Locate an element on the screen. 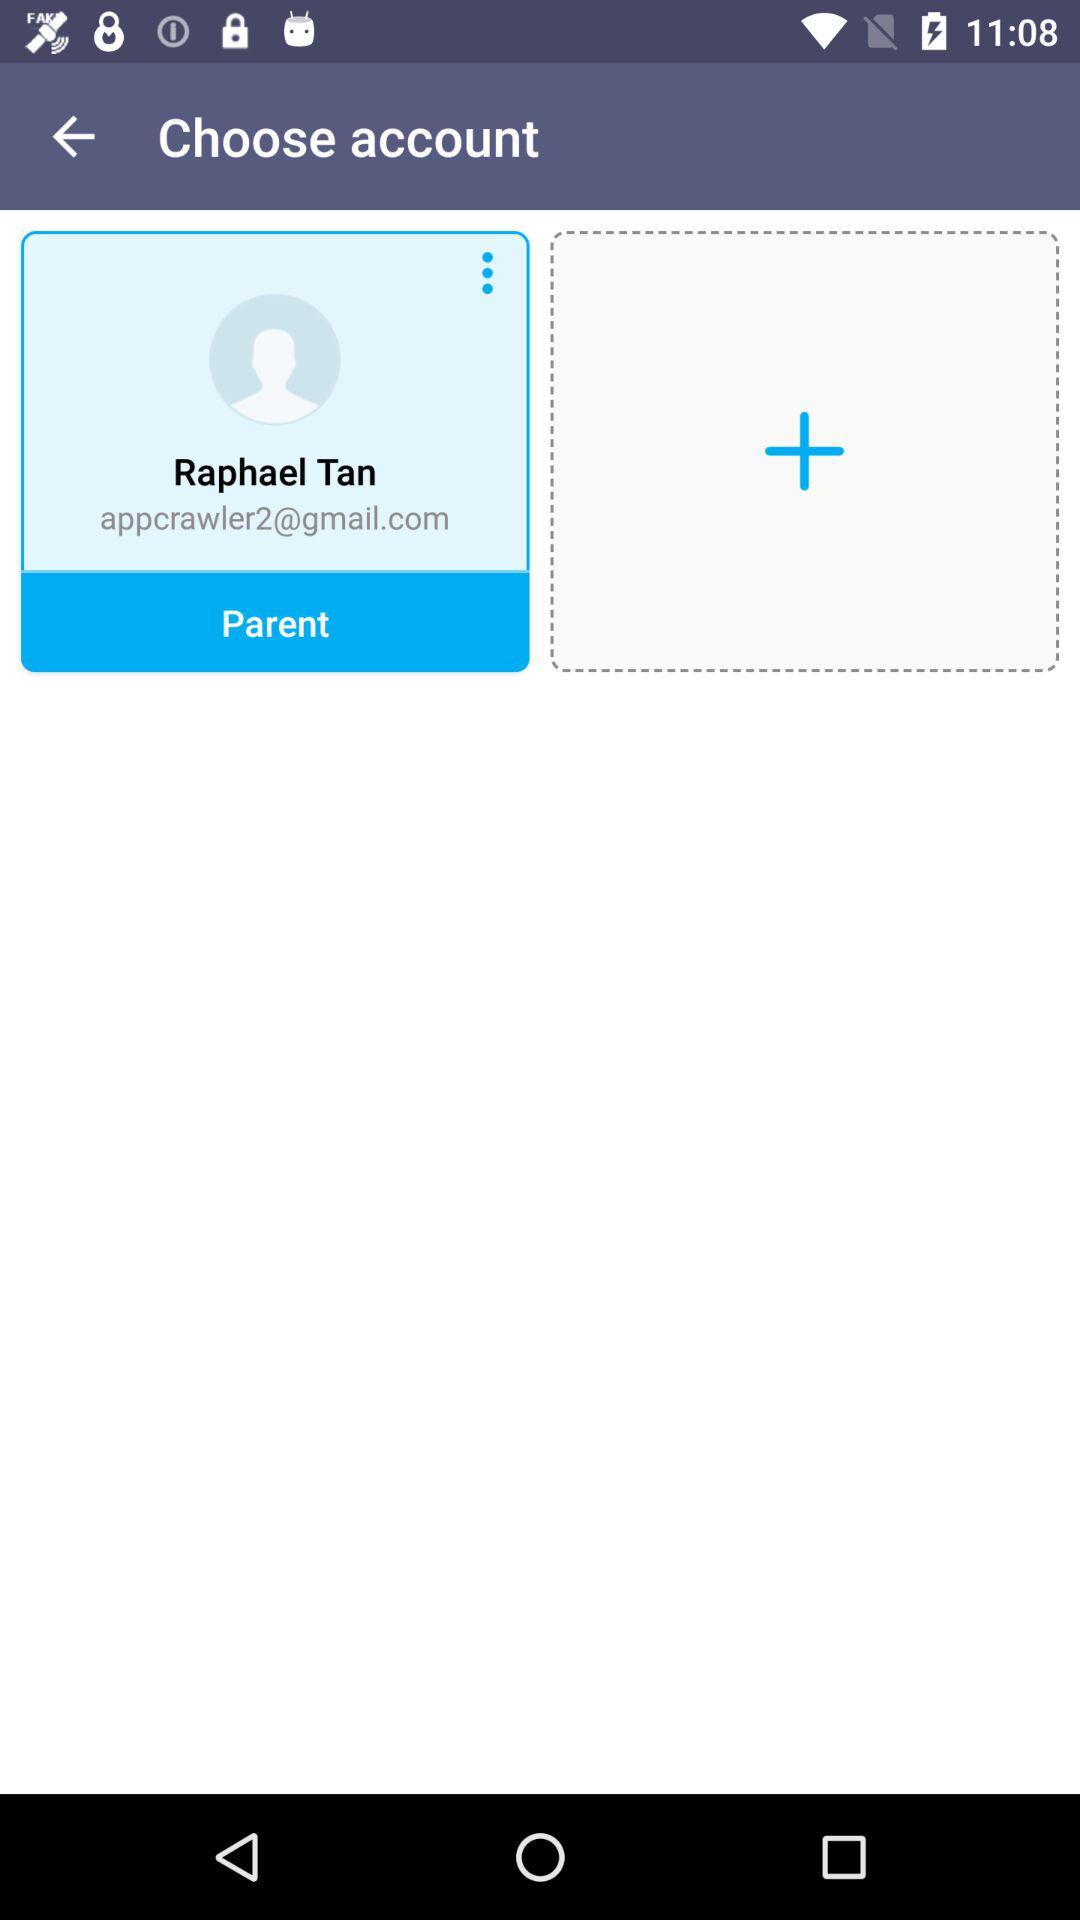 This screenshot has height=1920, width=1080. the icon above appcrawler2@gmail.com item is located at coordinates (72, 135).